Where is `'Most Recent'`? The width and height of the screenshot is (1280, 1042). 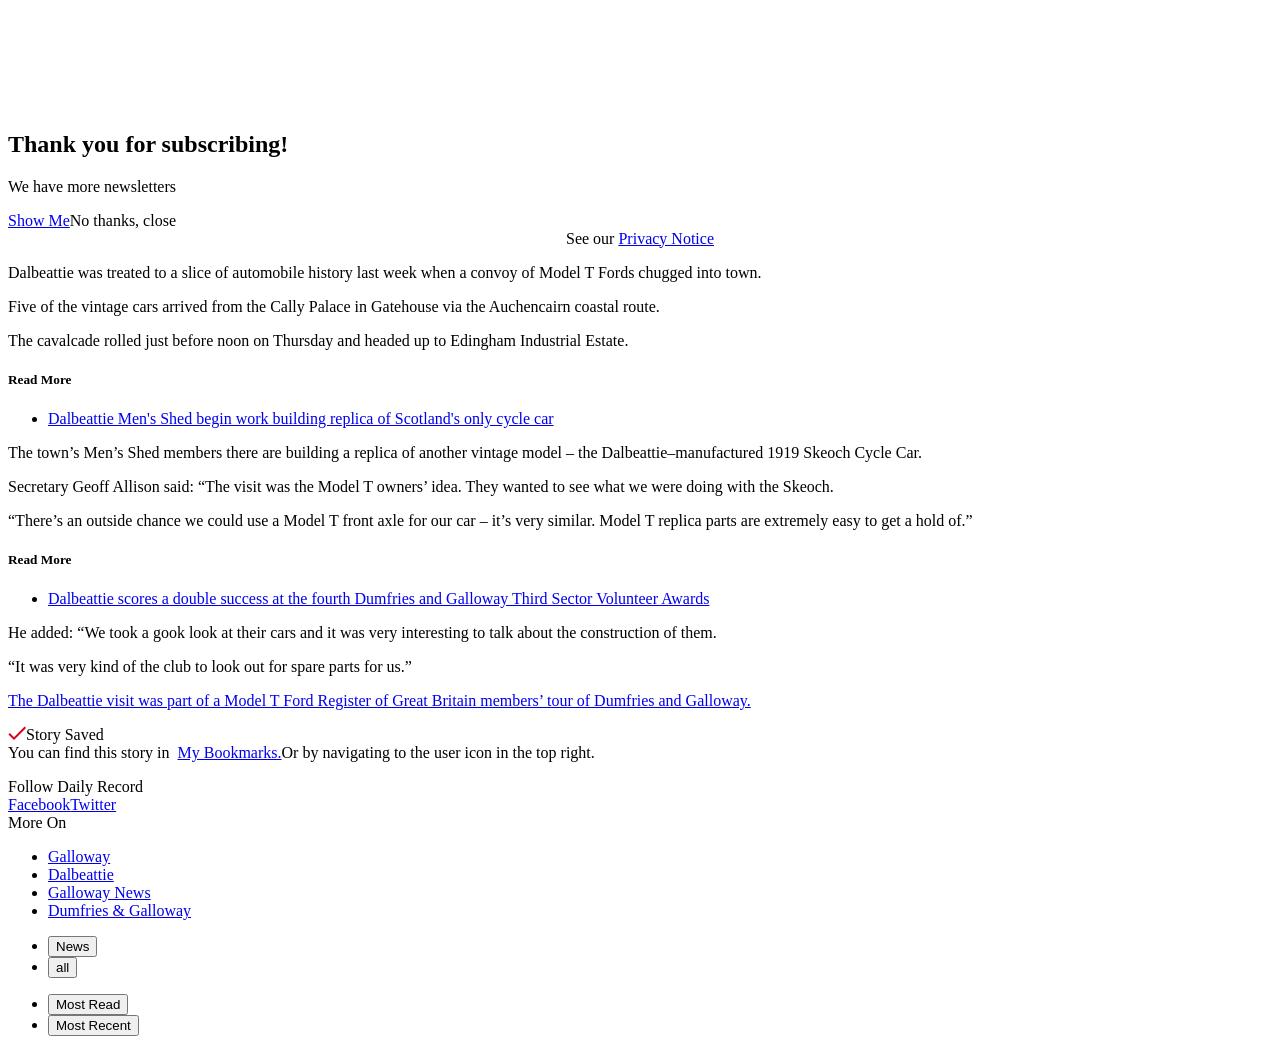 'Most Recent' is located at coordinates (92, 1025).